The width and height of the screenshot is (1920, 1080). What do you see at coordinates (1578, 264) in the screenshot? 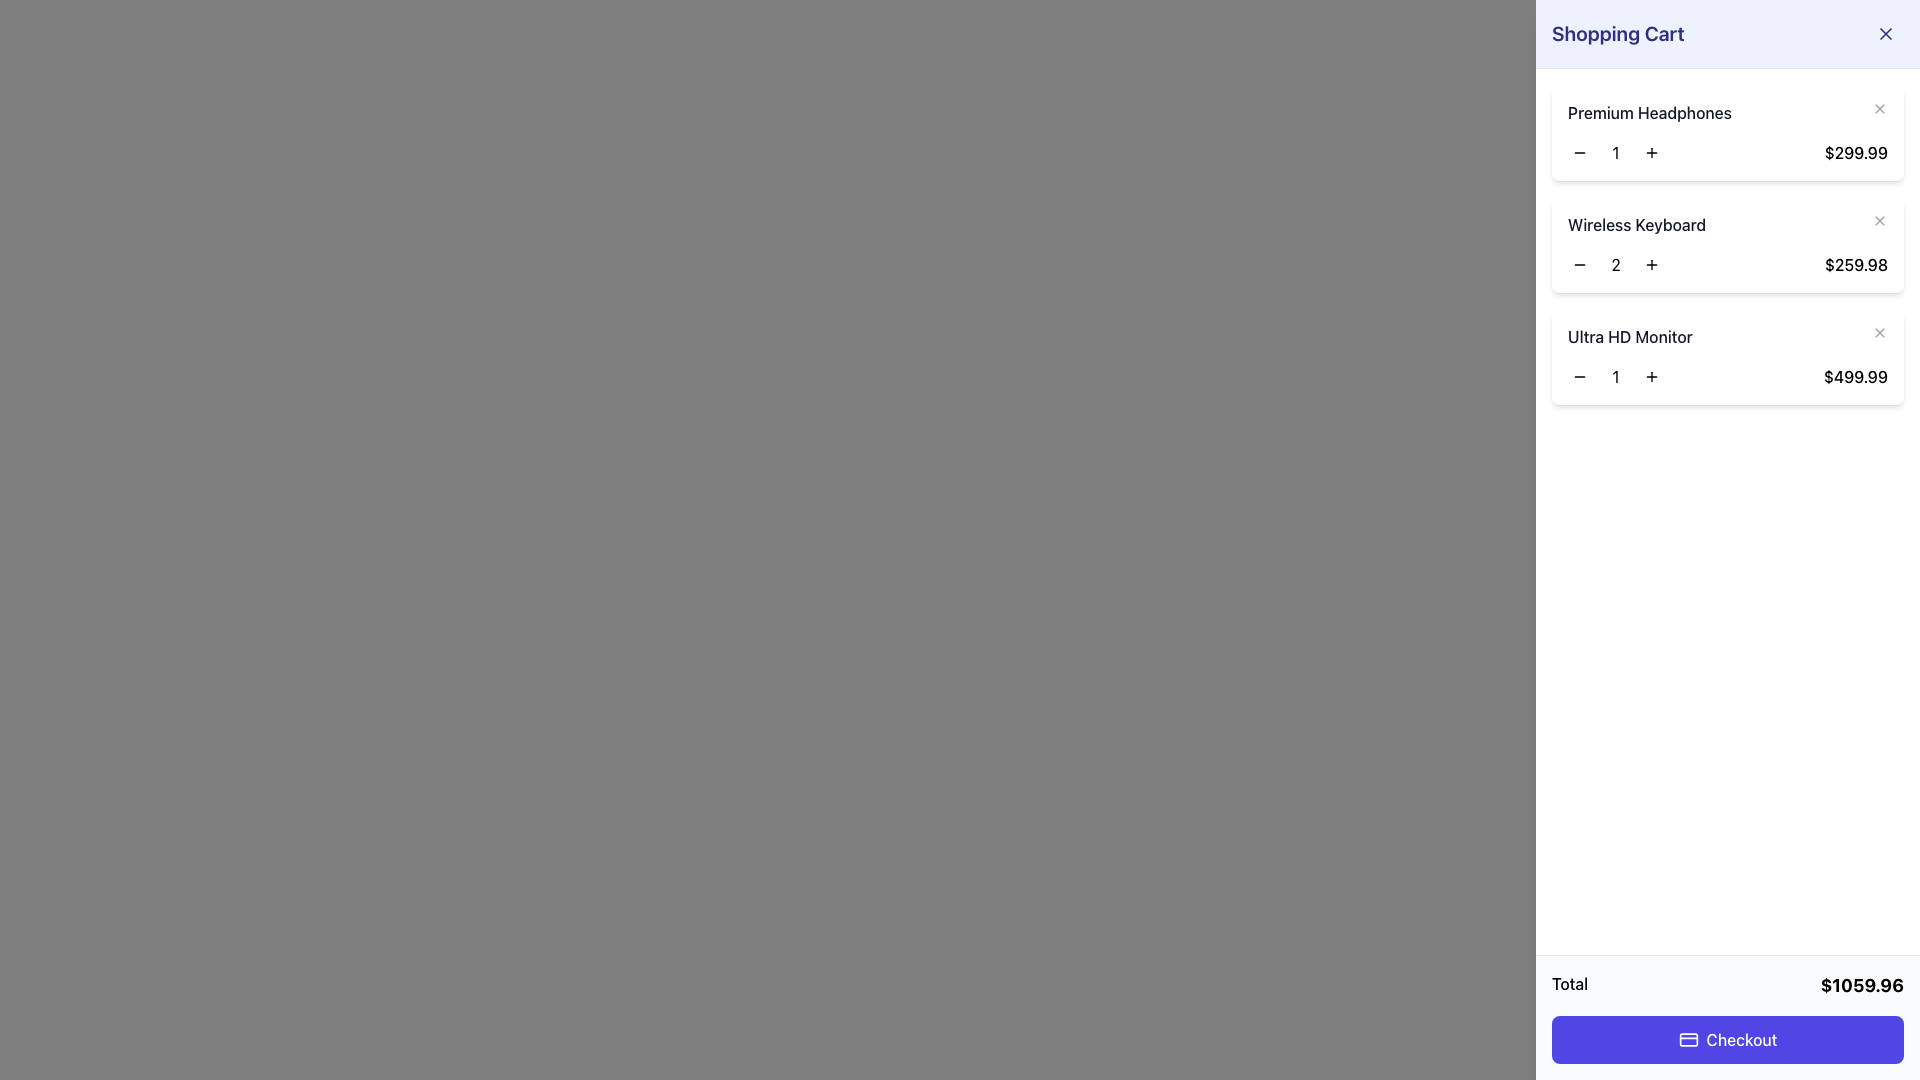
I see `the decrement button for the 'Wireless Keyboard' item in the shopping cart for keyboard interaction` at bounding box center [1578, 264].